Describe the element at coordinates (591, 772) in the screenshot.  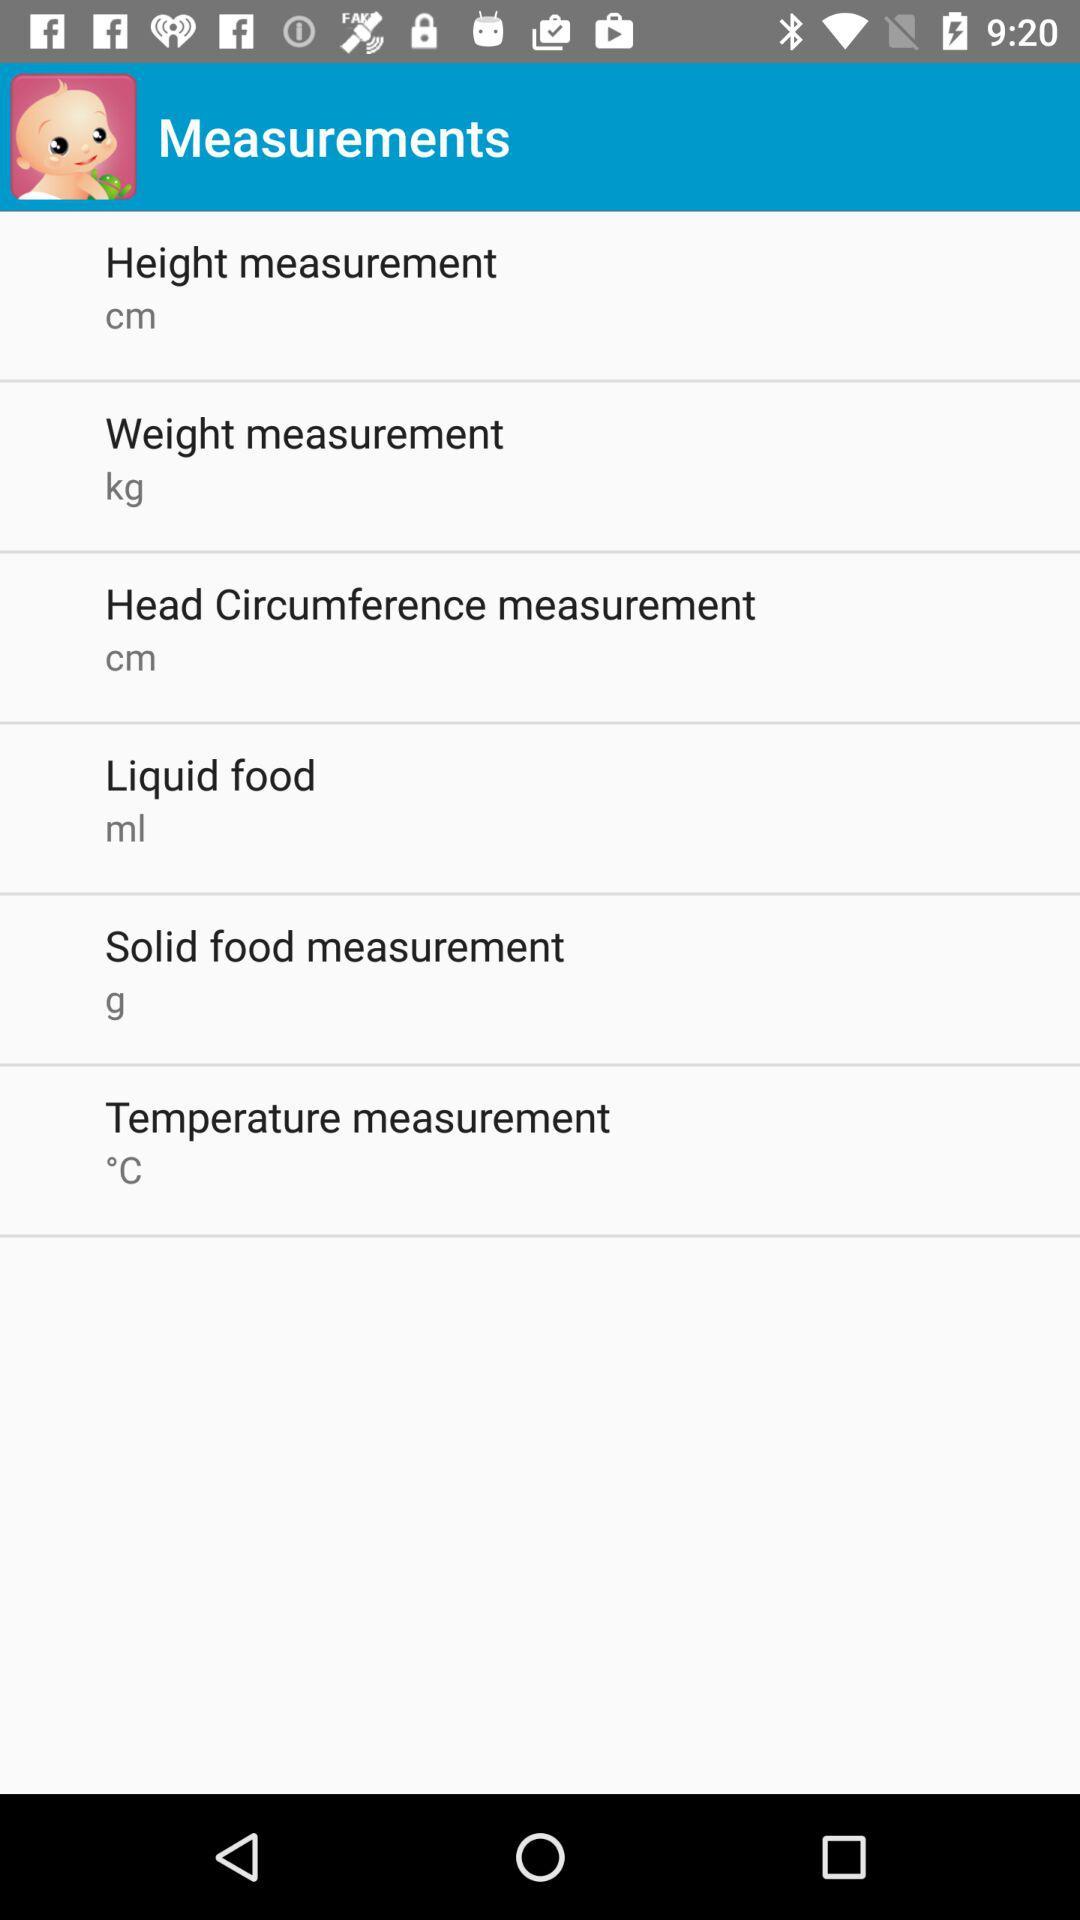
I see `item below the cm` at that location.